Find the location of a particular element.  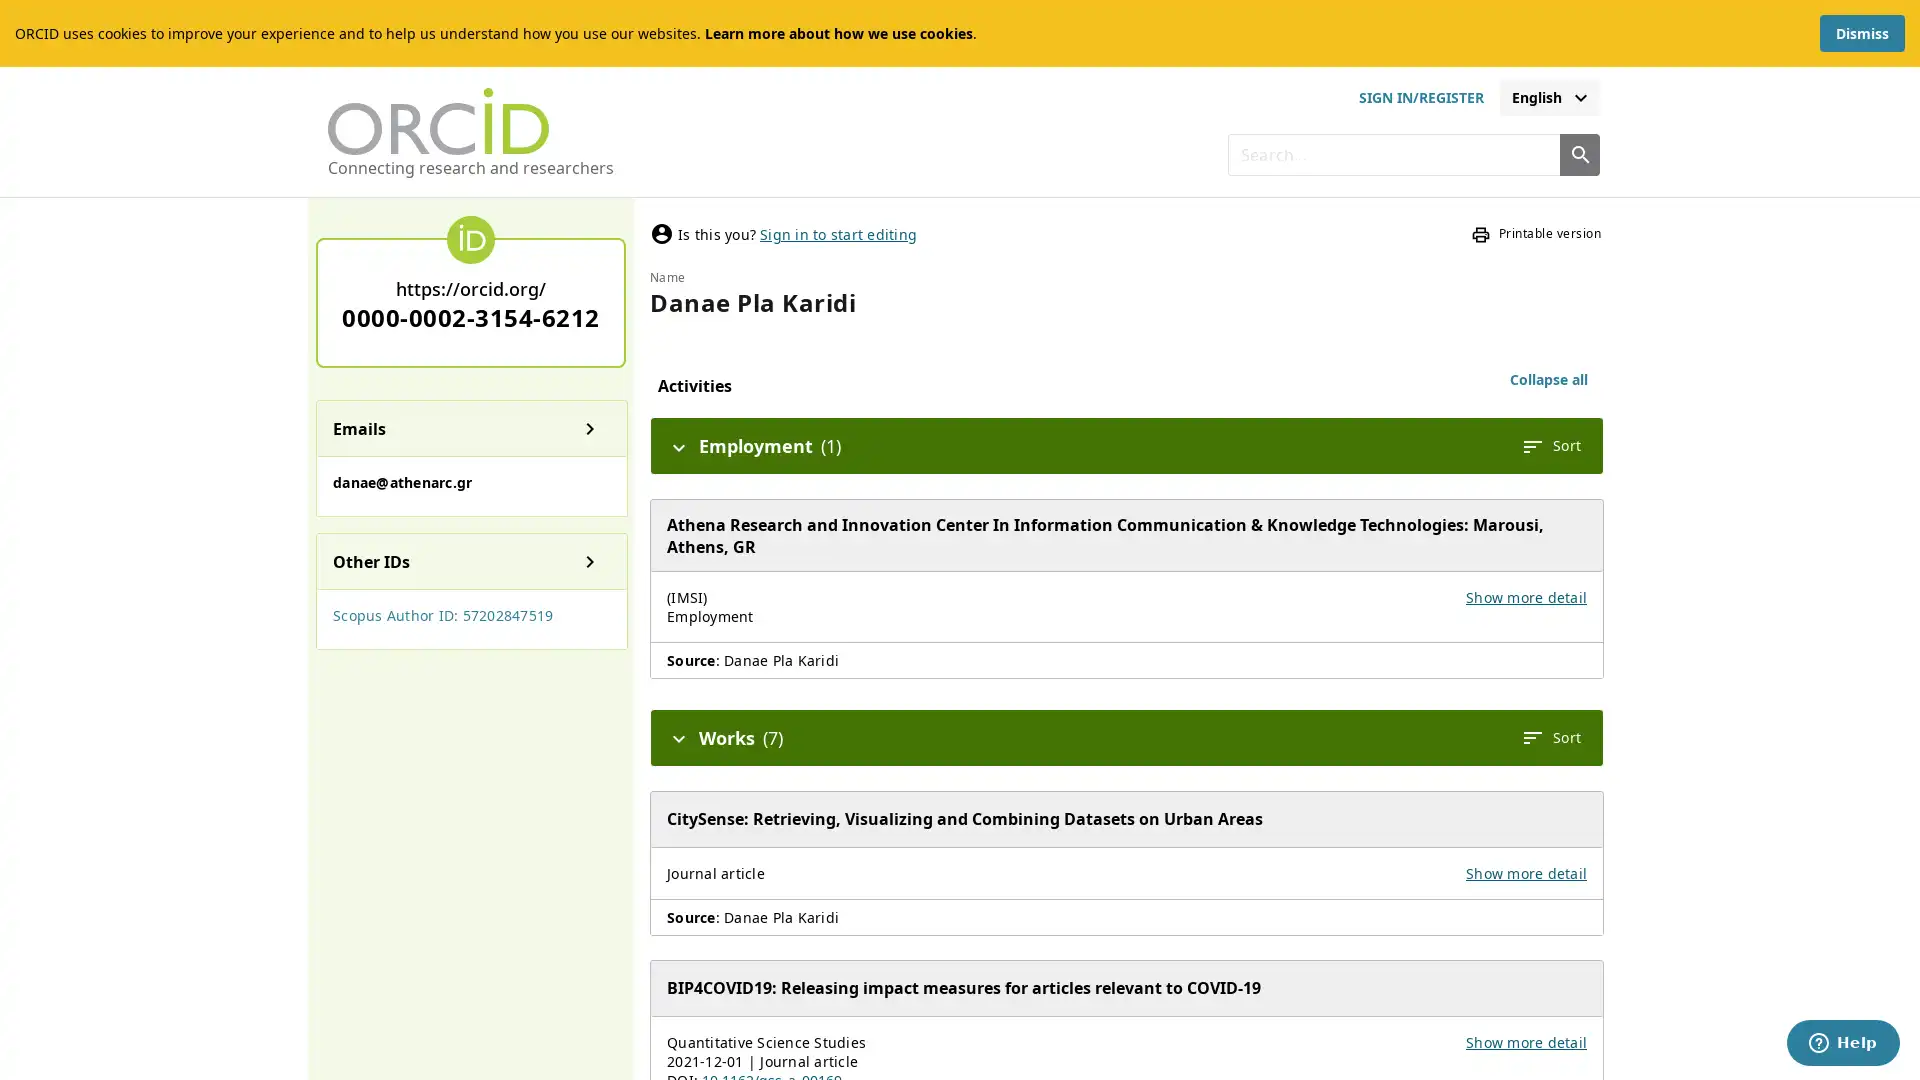

sign in or register is located at coordinates (1419, 97).